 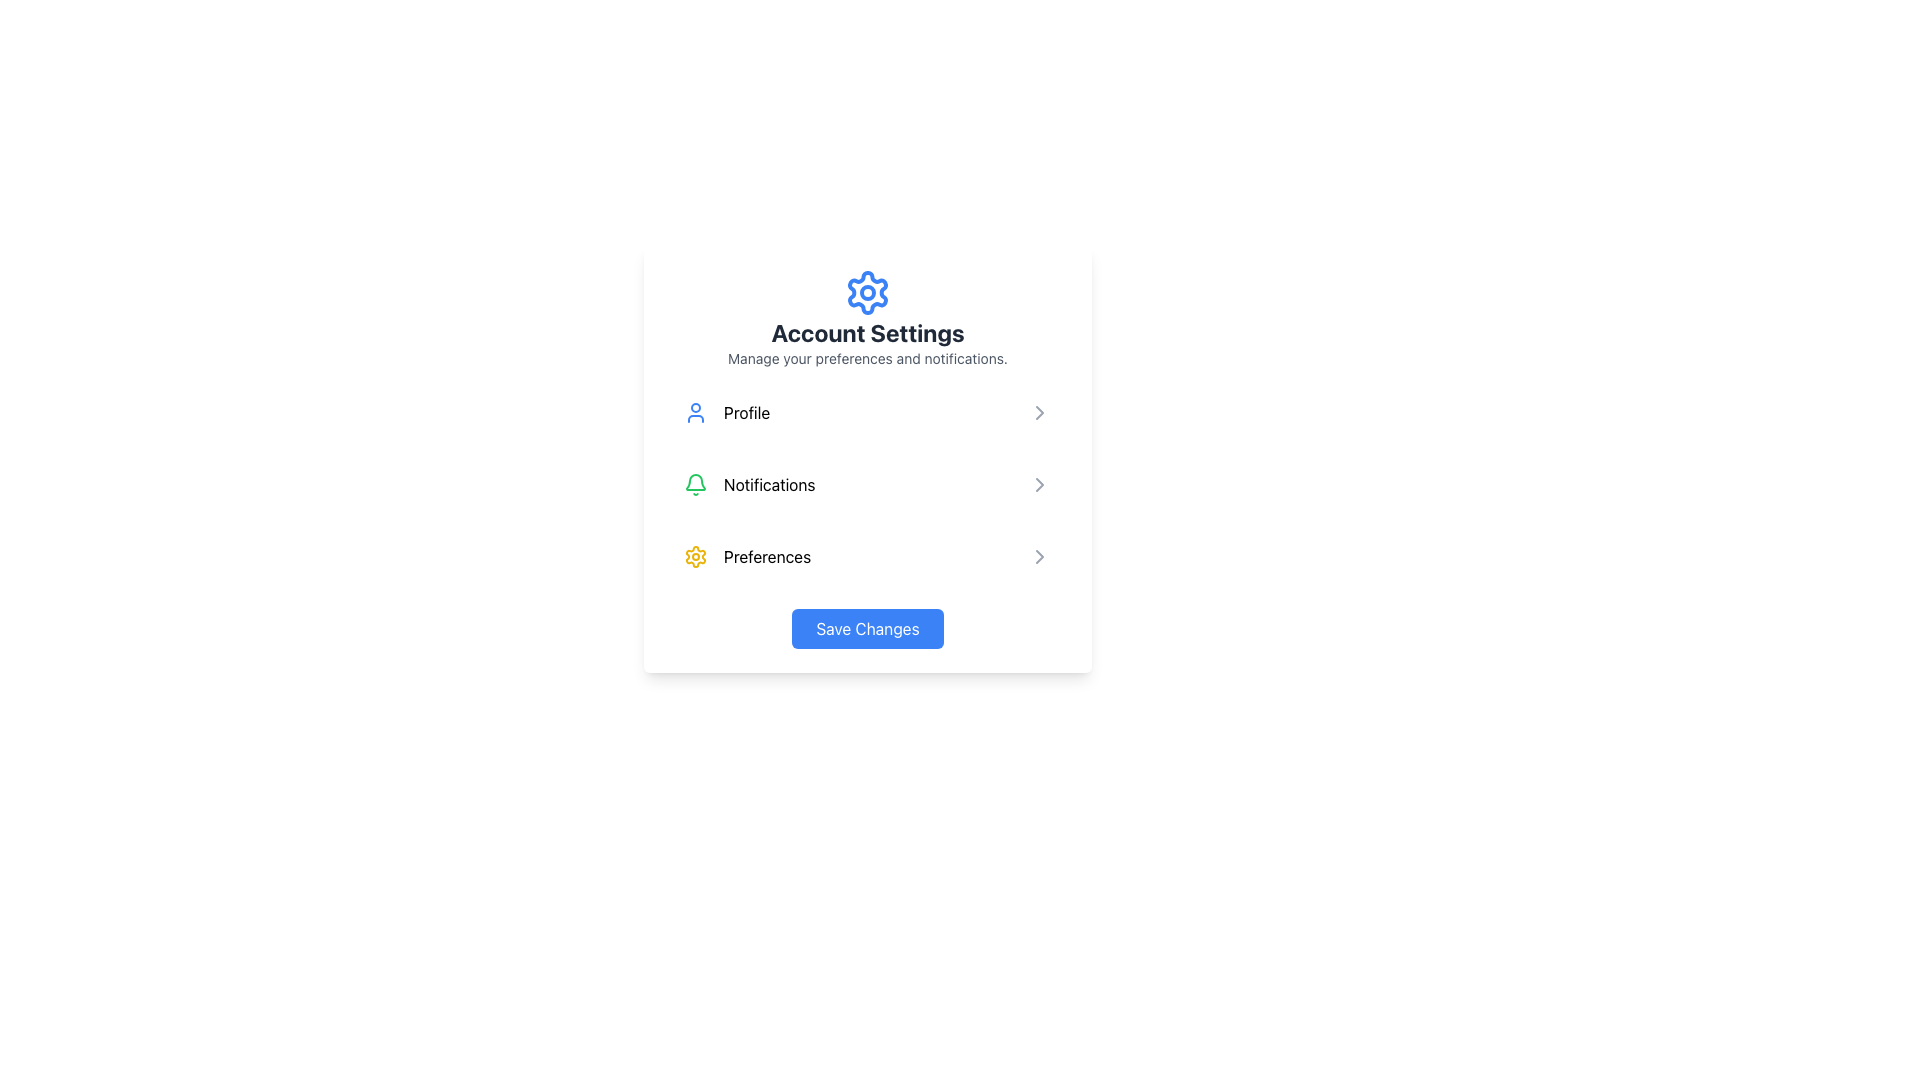 I want to click on the 'Save Changes' button, which is a rectangular button with rounded corners, featuring white text on a blue background, located at the bottom center of the panel, so click(x=868, y=627).